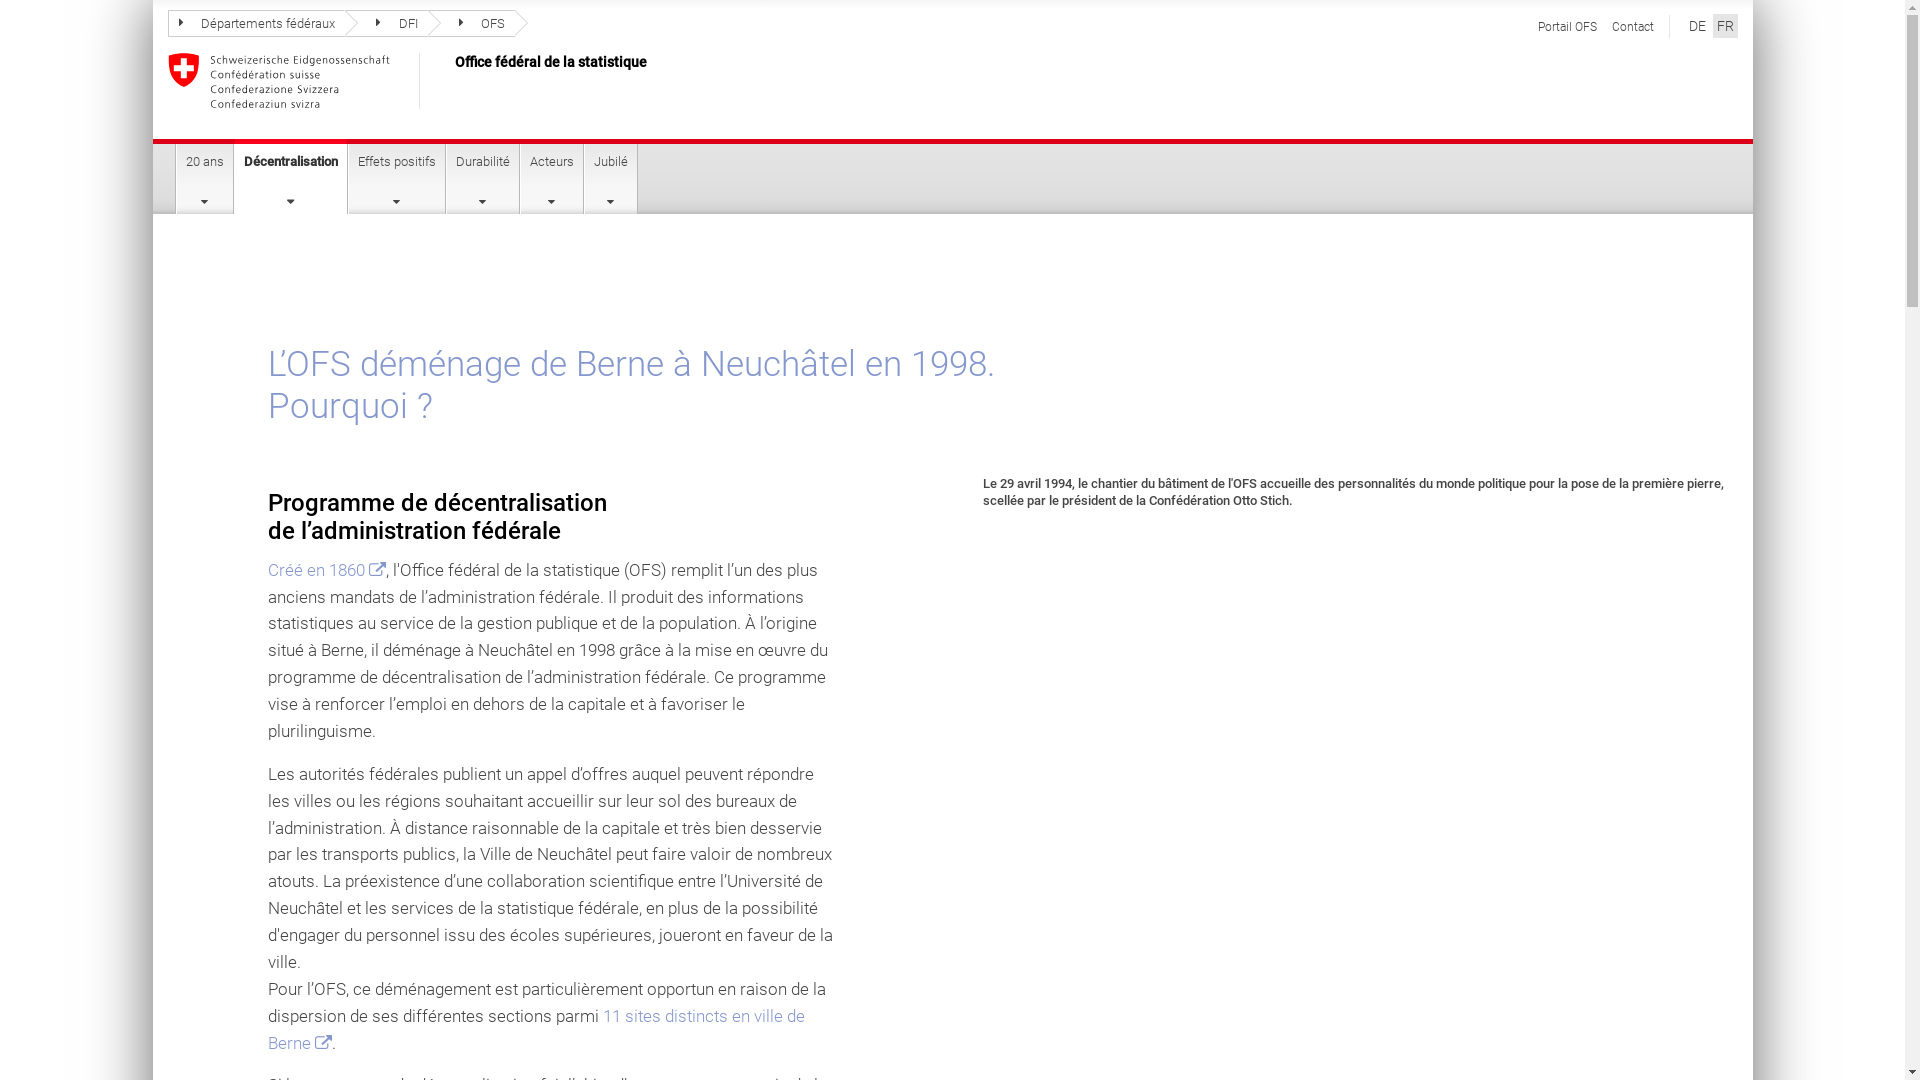 This screenshot has height=1080, width=1920. What do you see at coordinates (1566, 27) in the screenshot?
I see `'Portail OFS'` at bounding box center [1566, 27].